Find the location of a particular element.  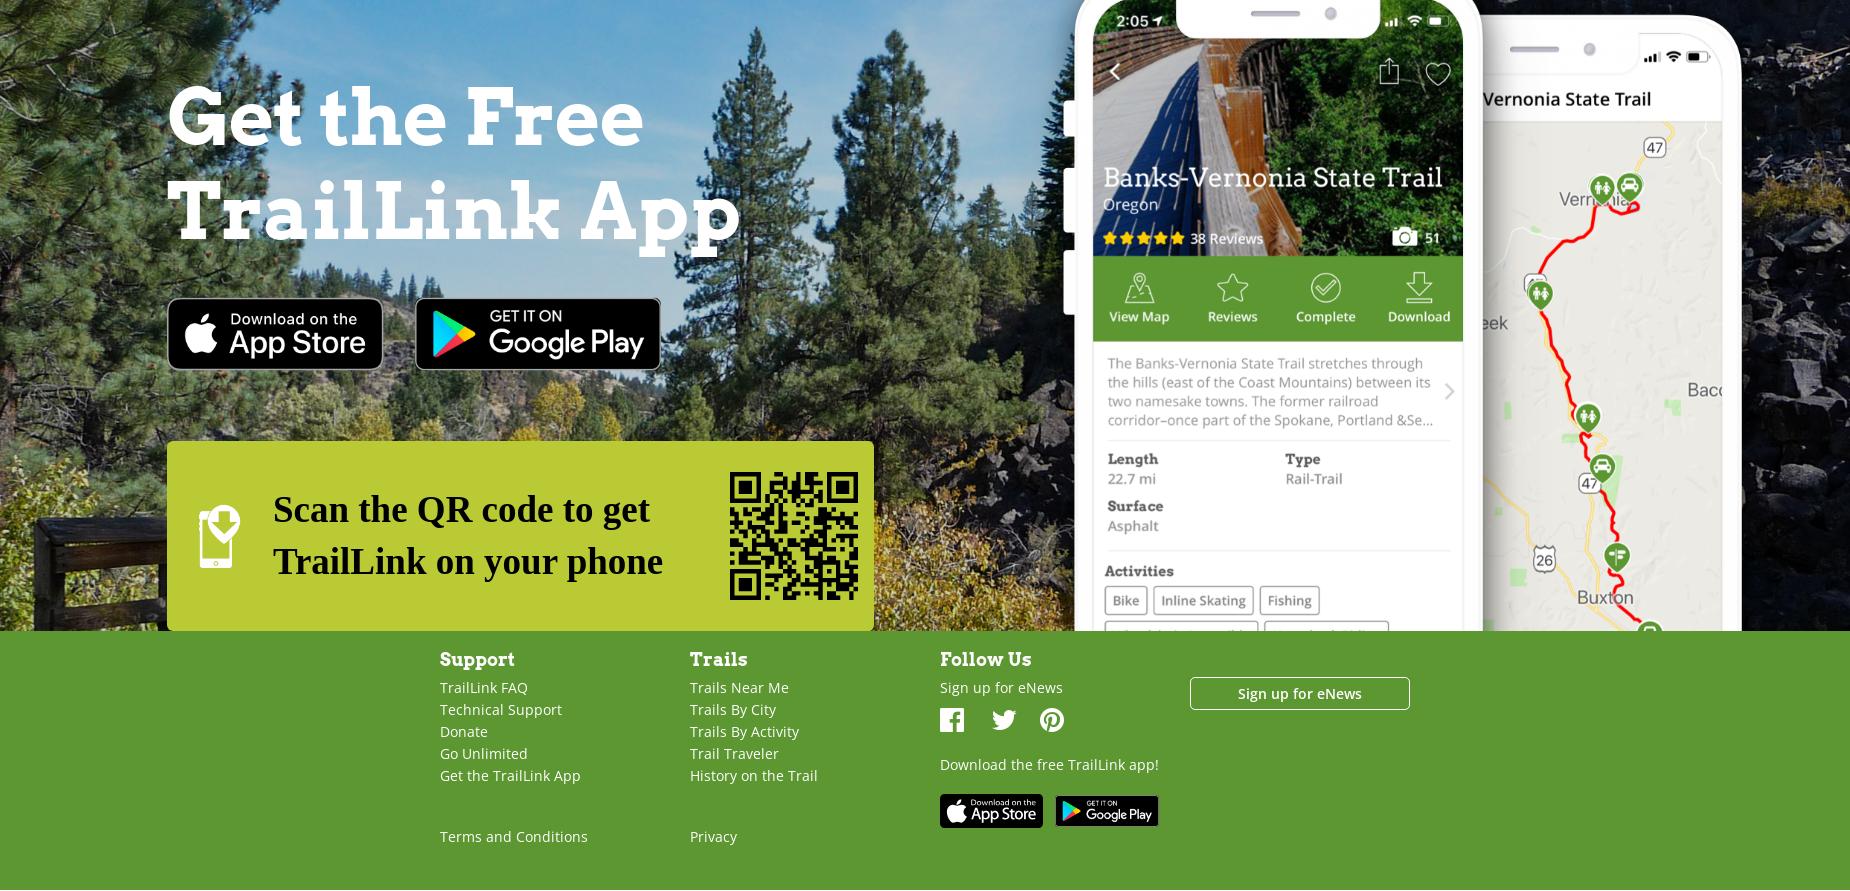

'History on the Trail' is located at coordinates (754, 774).